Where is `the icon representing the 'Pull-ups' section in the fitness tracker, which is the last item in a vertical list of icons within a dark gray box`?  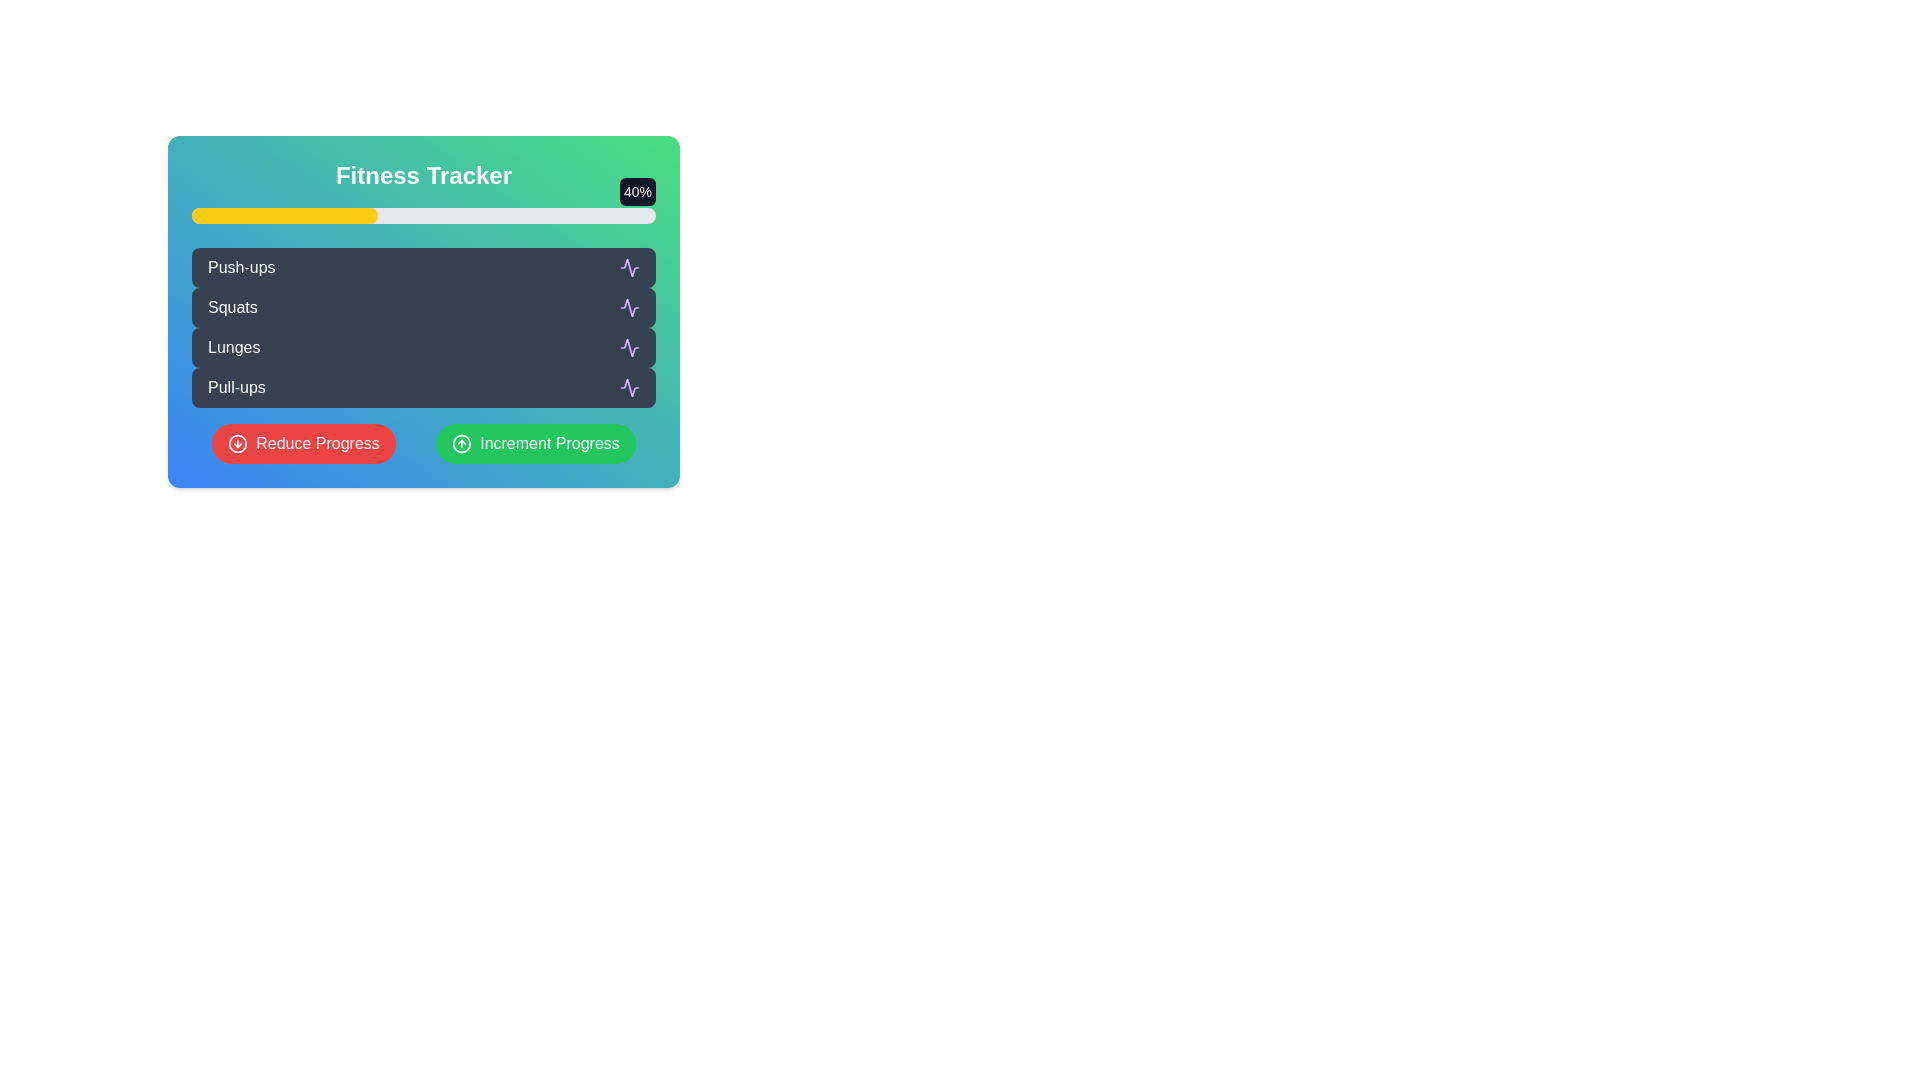 the icon representing the 'Pull-ups' section in the fitness tracker, which is the last item in a vertical list of icons within a dark gray box is located at coordinates (628, 388).